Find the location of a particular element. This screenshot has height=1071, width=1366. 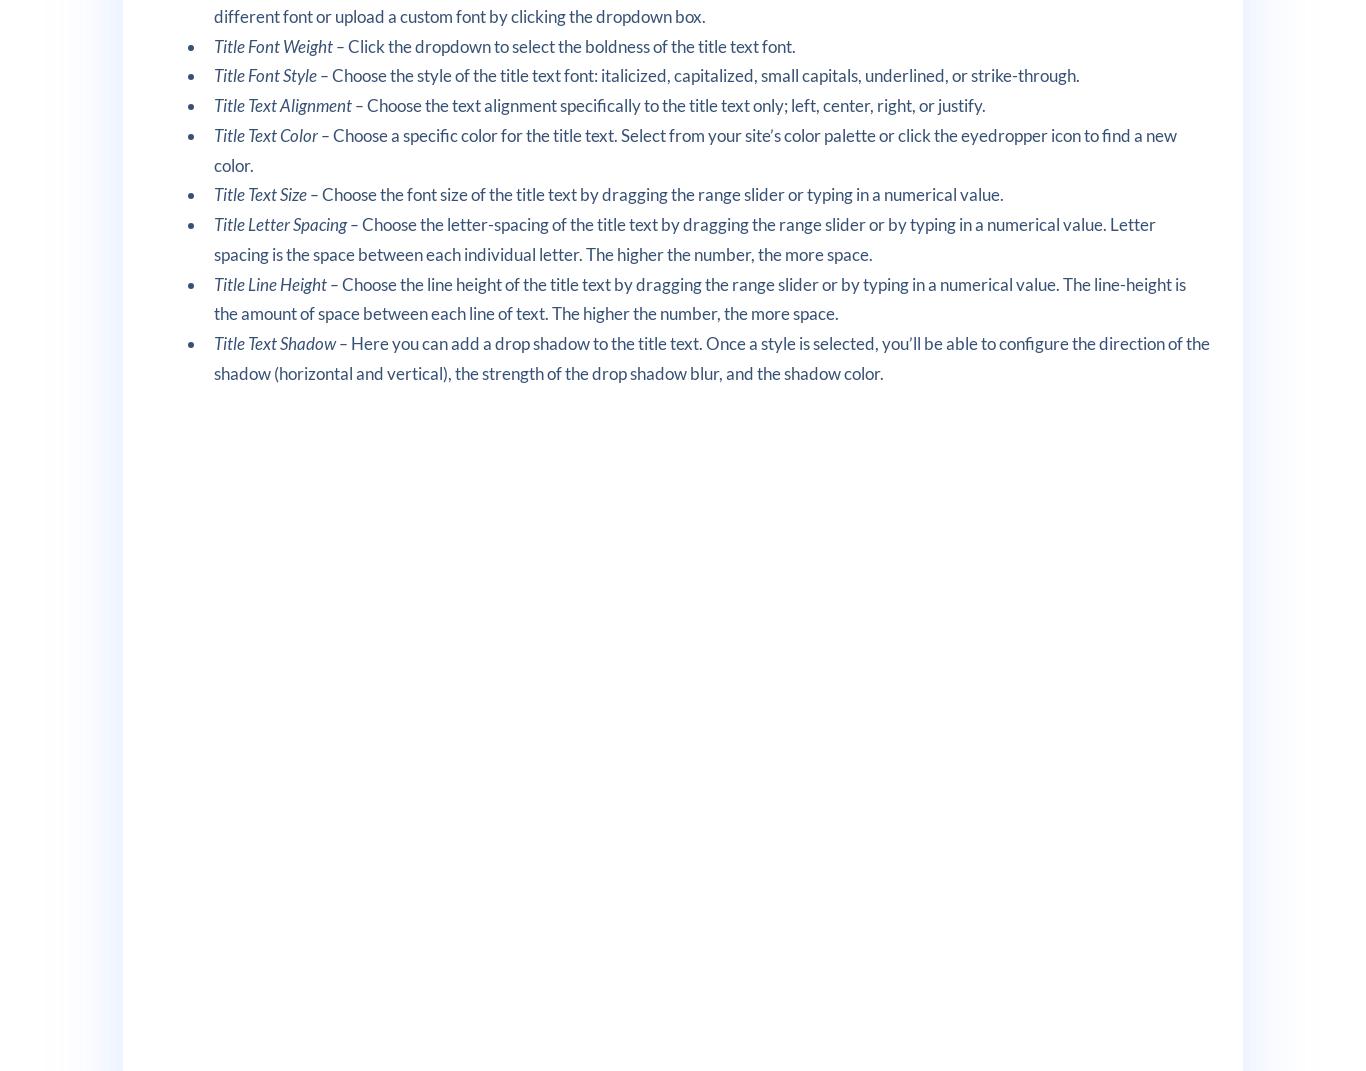

'Title Text Size –' is located at coordinates (268, 193).